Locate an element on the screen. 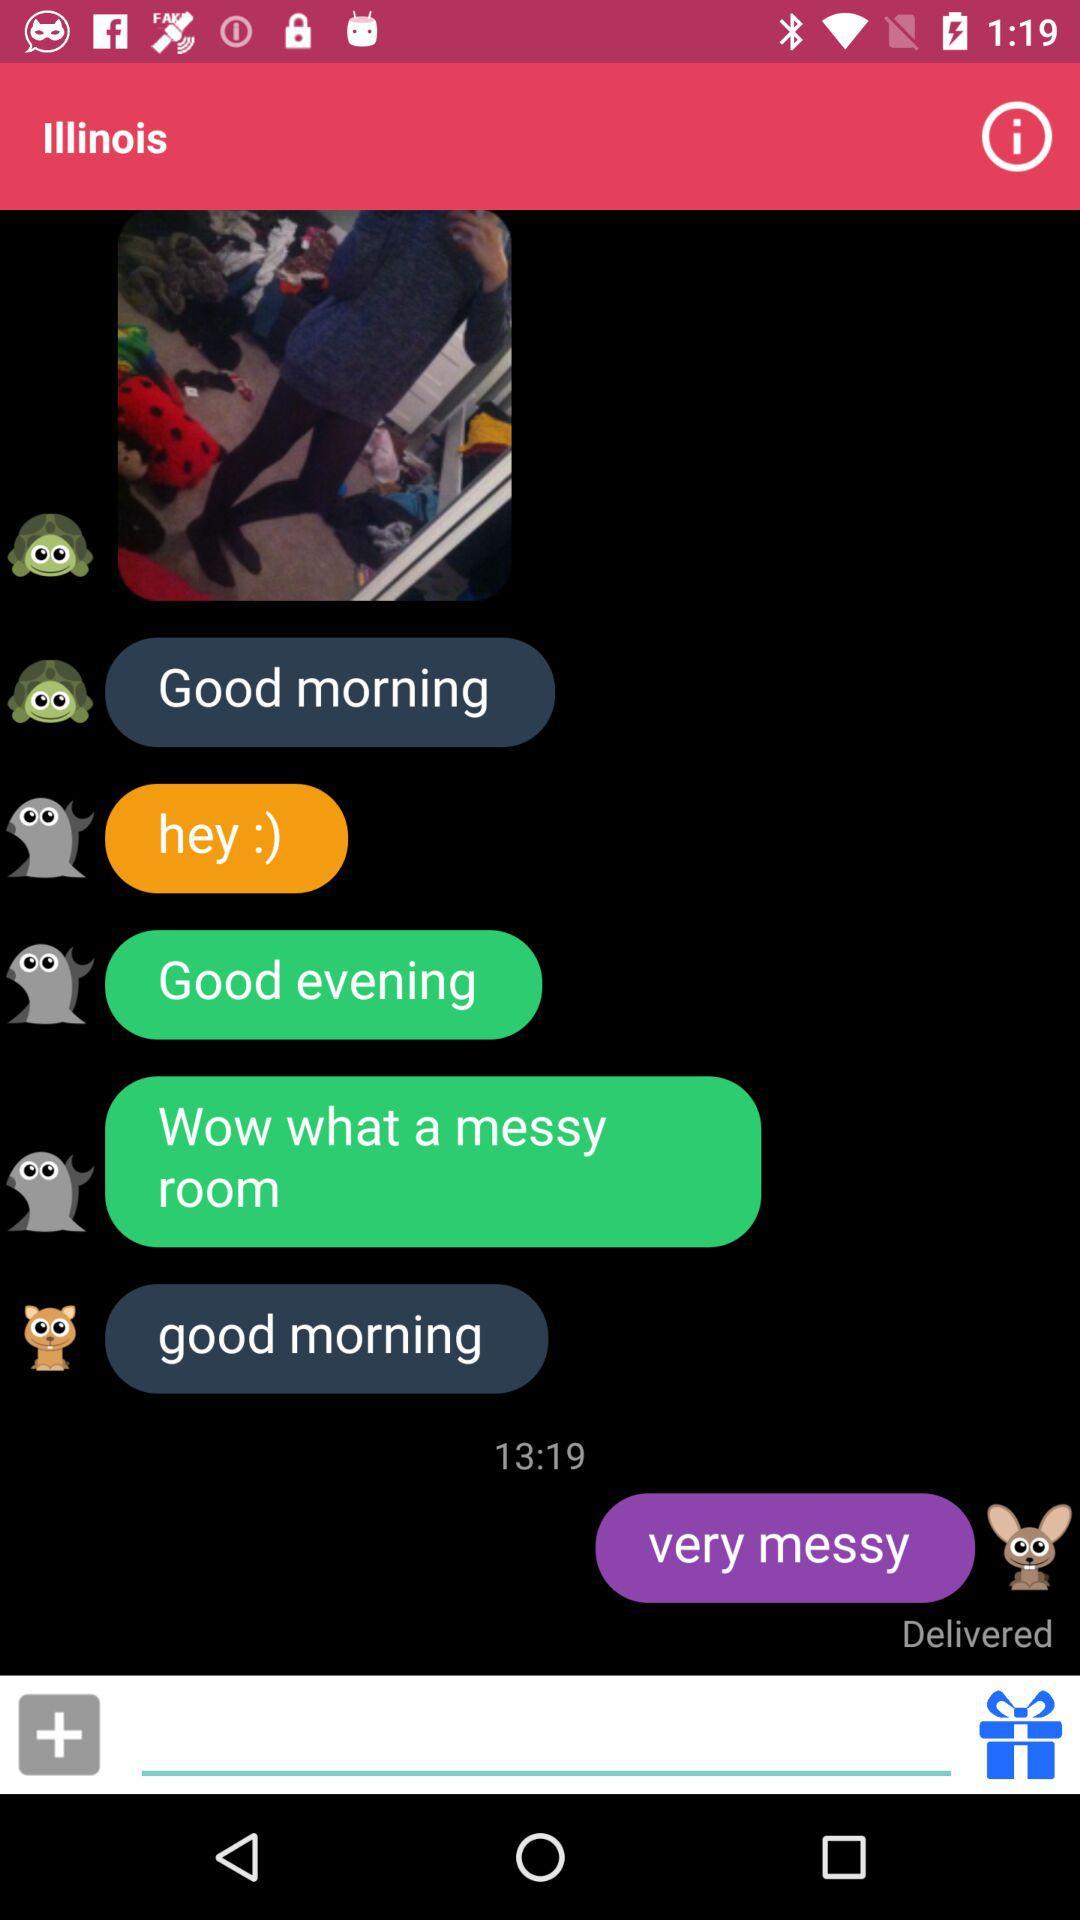 This screenshot has height=1920, width=1080. make new message maybe is located at coordinates (58, 1733).